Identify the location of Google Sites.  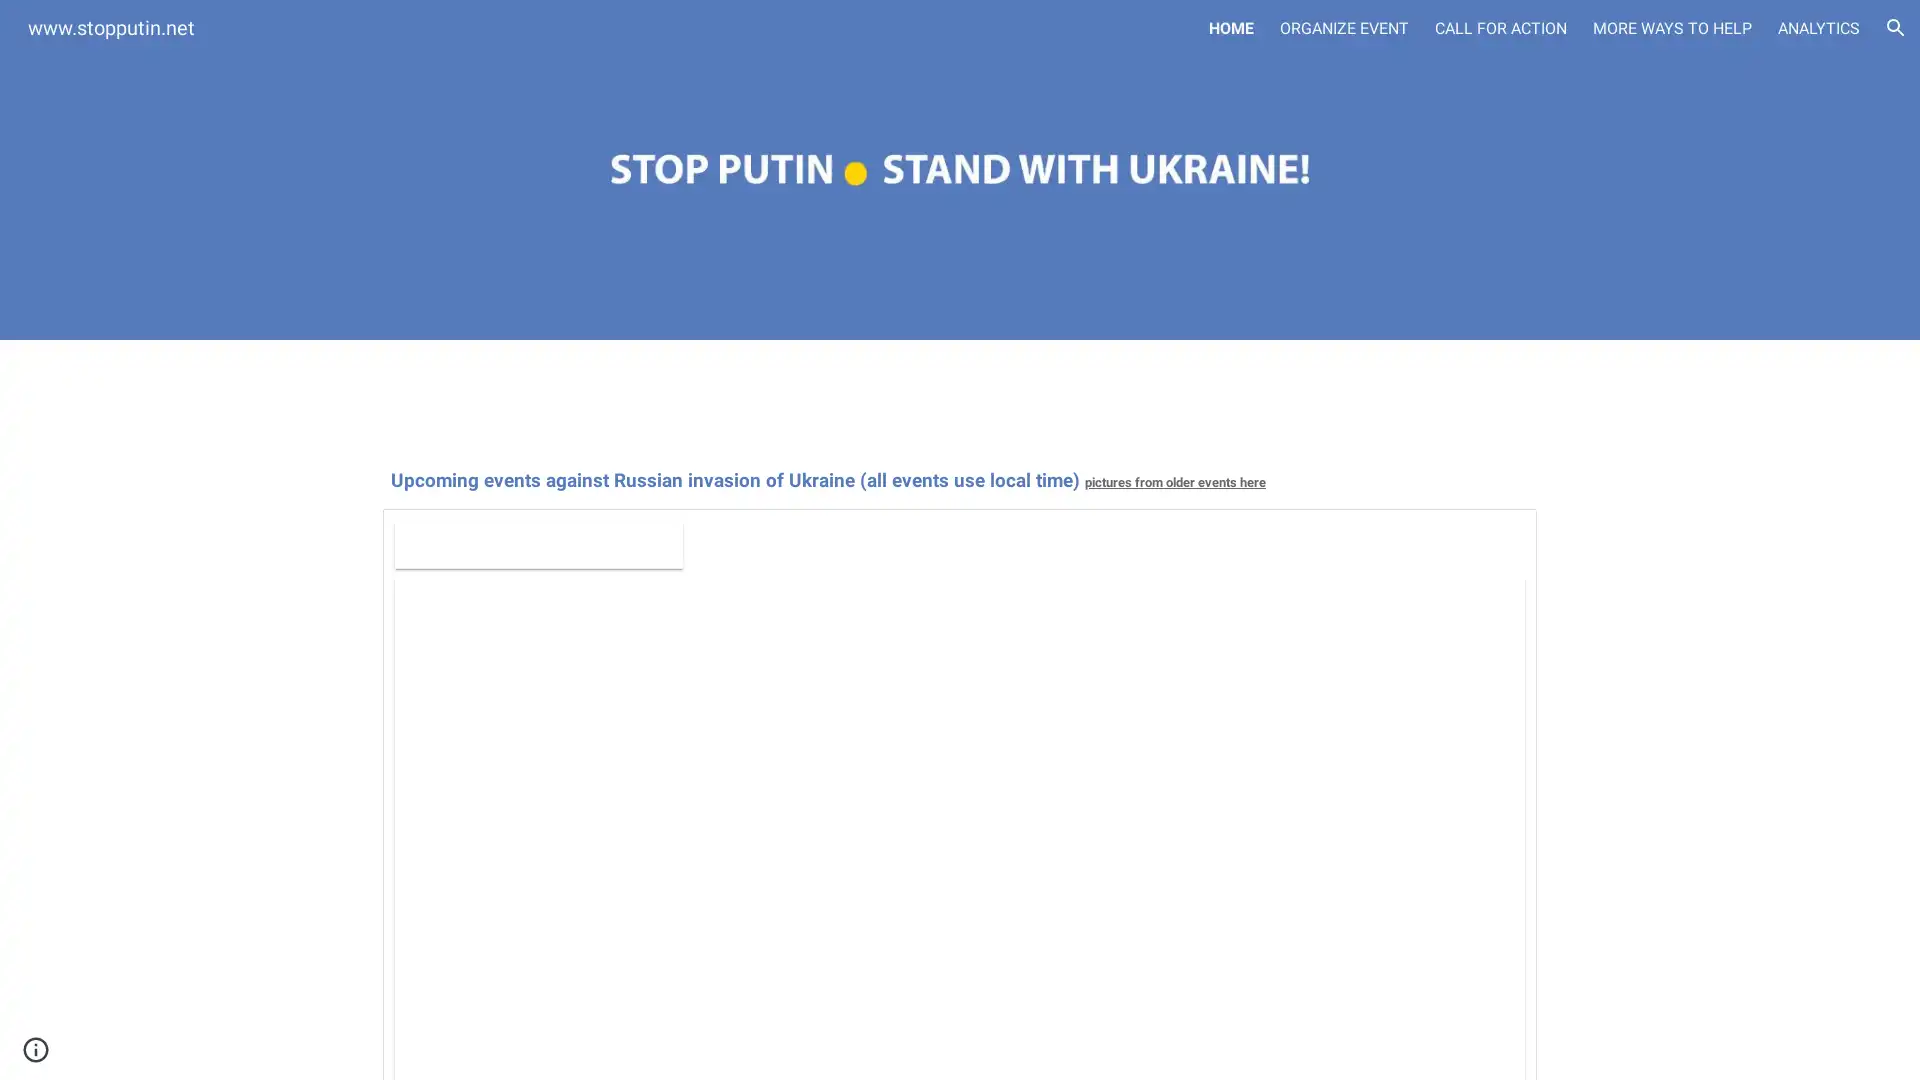
(154, 1044).